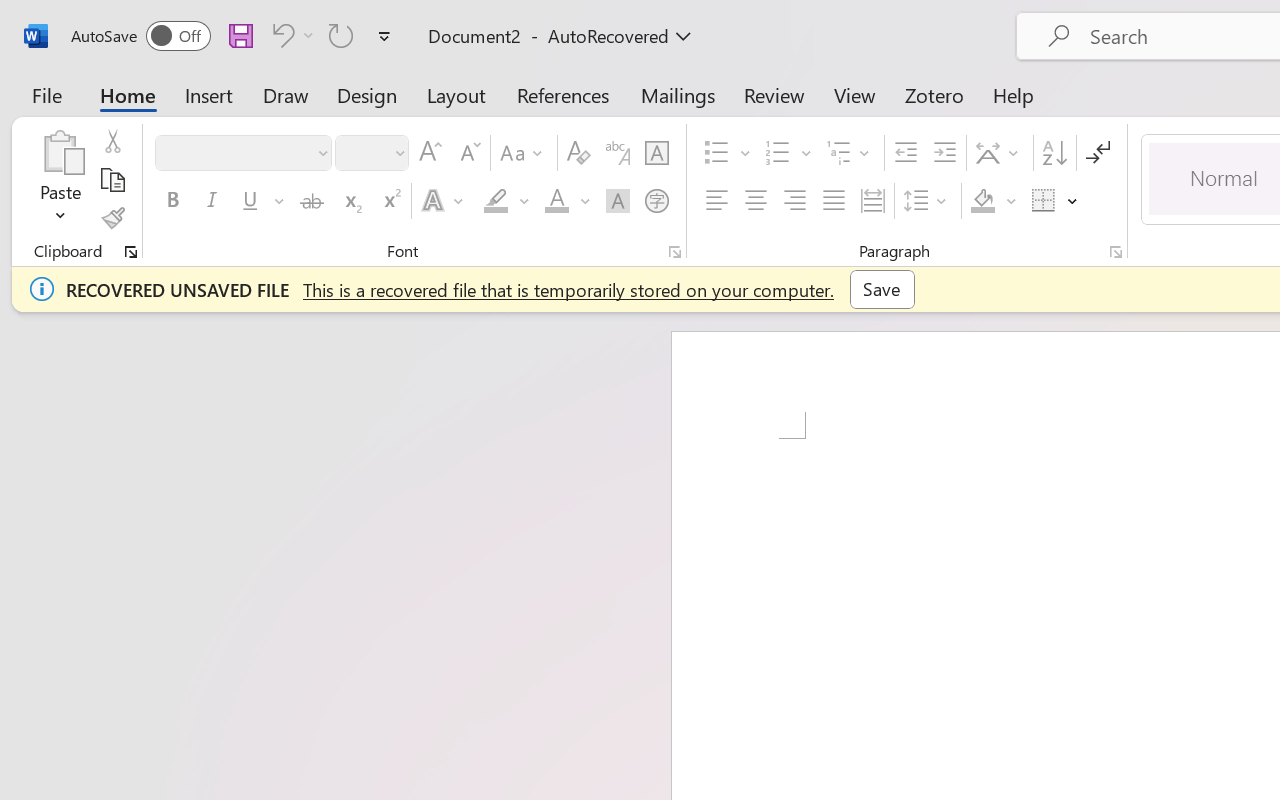 This screenshot has height=800, width=1280. I want to click on 'Increase Indent', so click(943, 153).